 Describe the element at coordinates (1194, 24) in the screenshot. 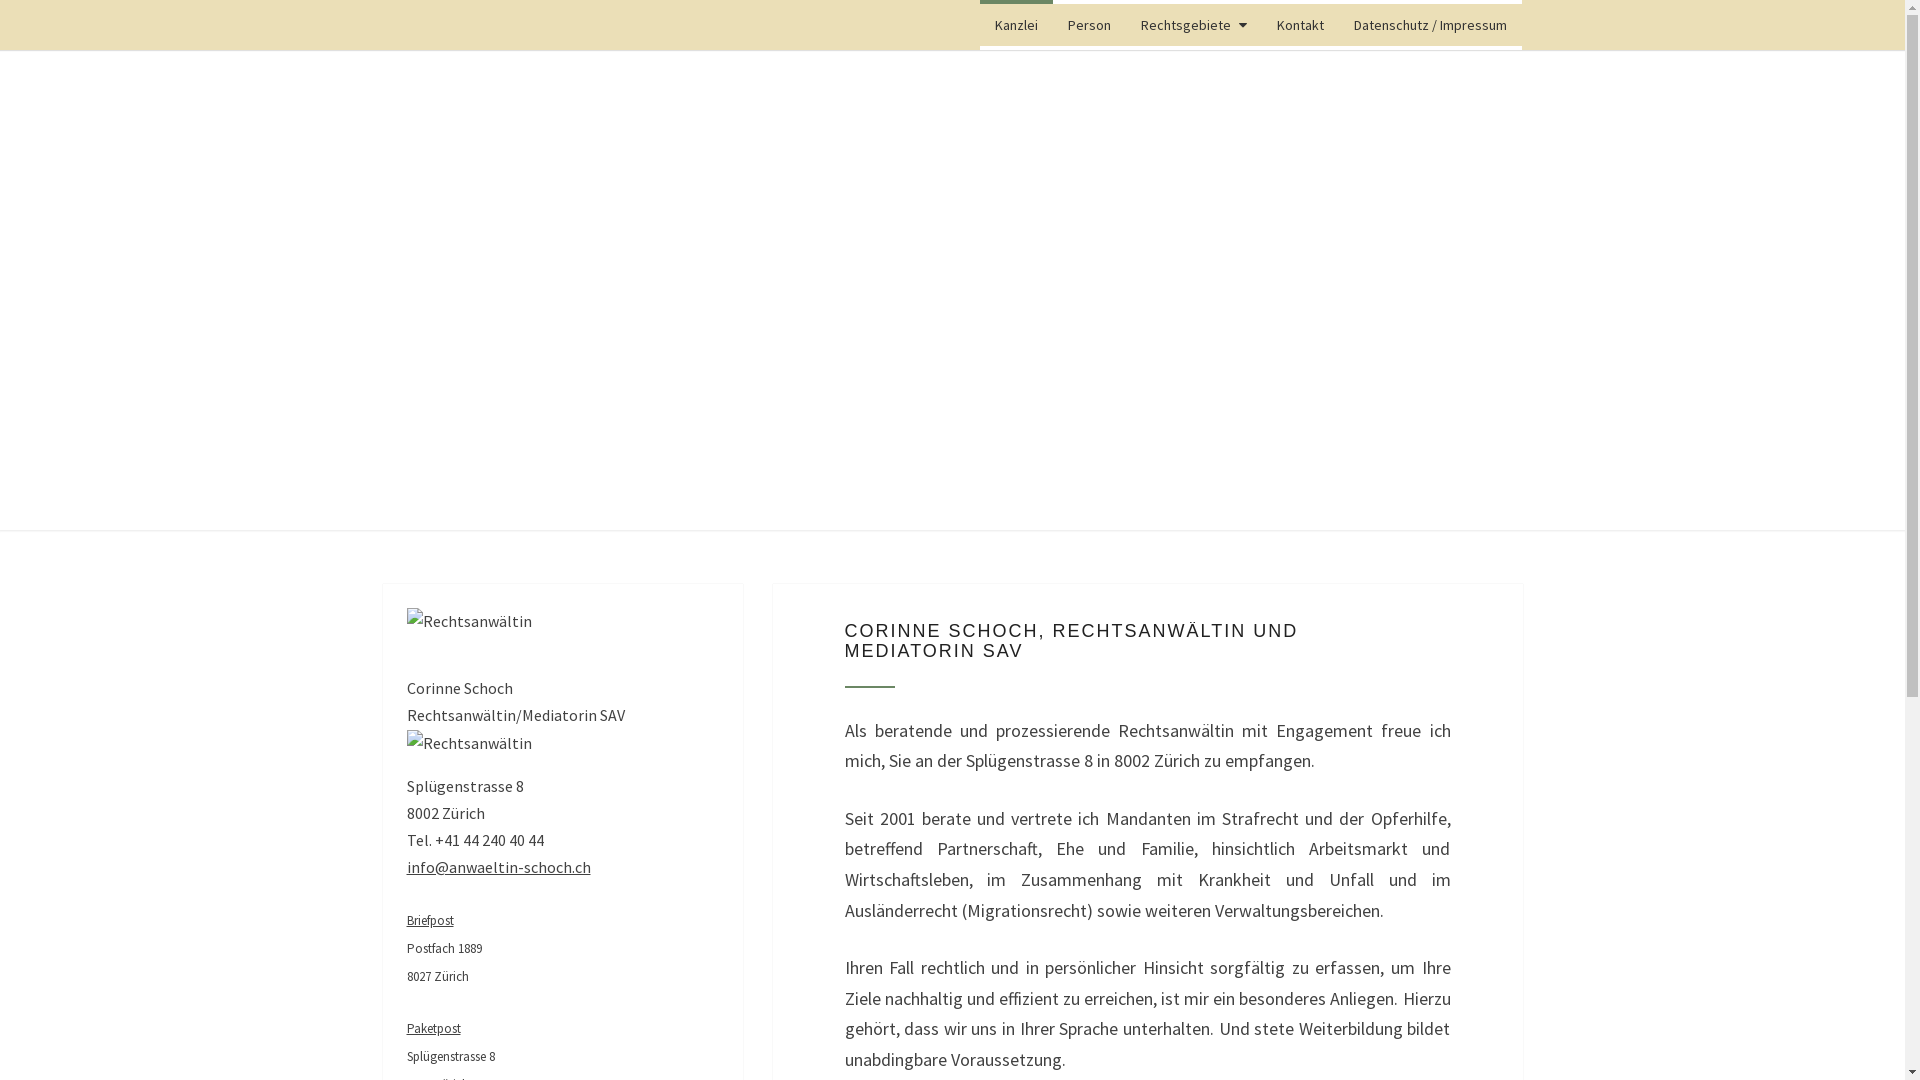

I see `'Rechtsgebiete'` at that location.